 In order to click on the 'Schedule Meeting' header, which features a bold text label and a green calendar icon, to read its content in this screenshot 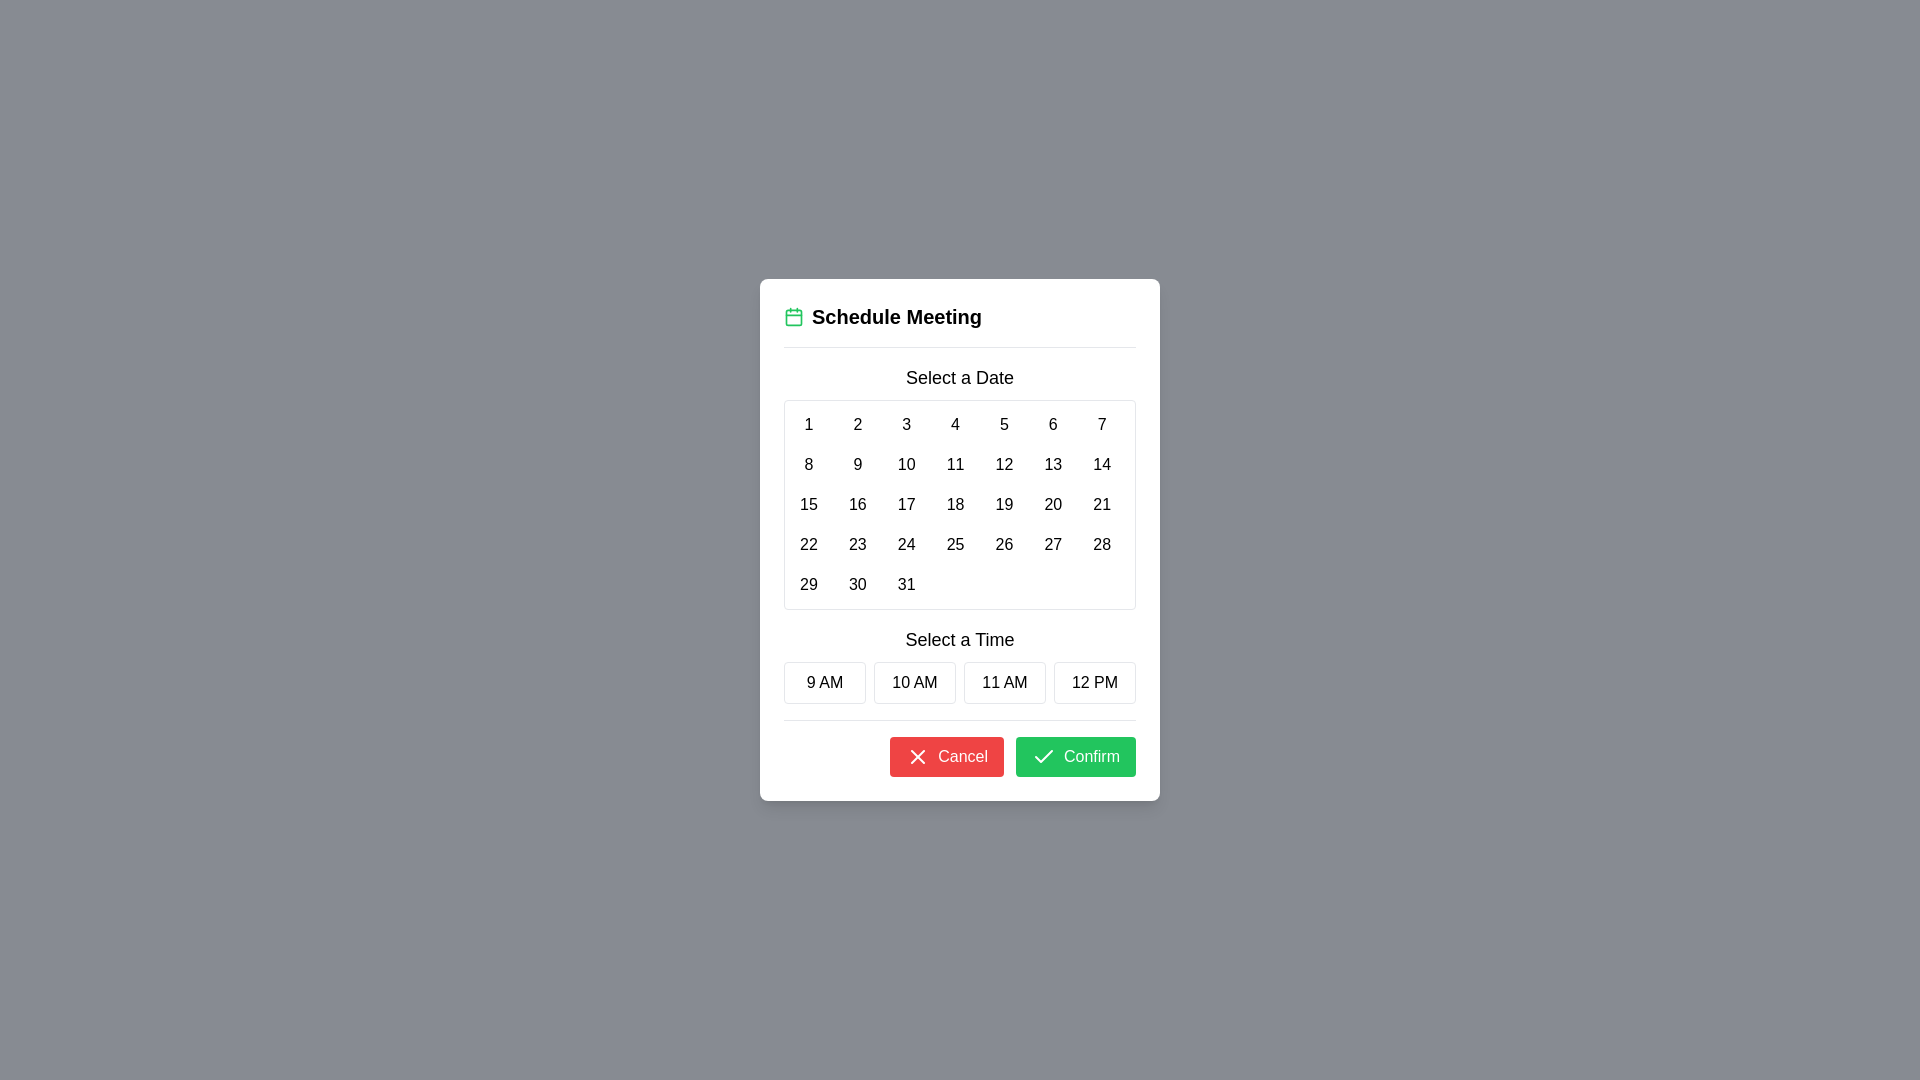, I will do `click(960, 315)`.